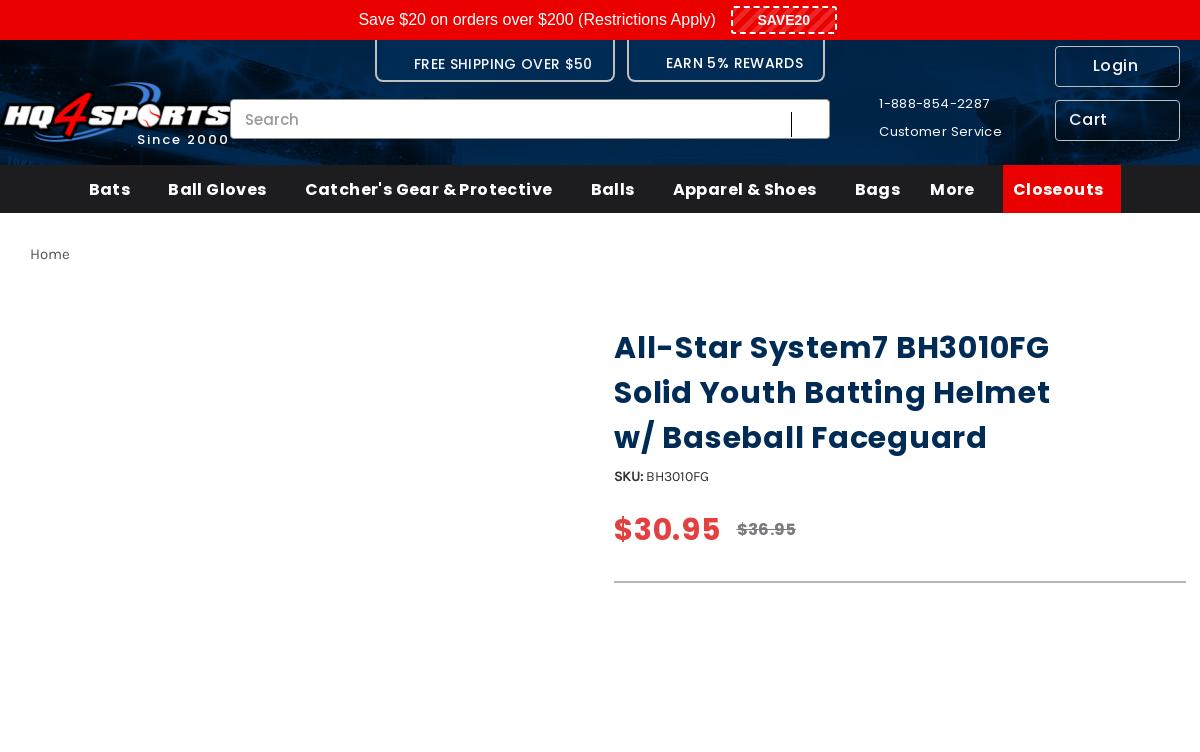  What do you see at coordinates (182, 137) in the screenshot?
I see `'Since 2000'` at bounding box center [182, 137].